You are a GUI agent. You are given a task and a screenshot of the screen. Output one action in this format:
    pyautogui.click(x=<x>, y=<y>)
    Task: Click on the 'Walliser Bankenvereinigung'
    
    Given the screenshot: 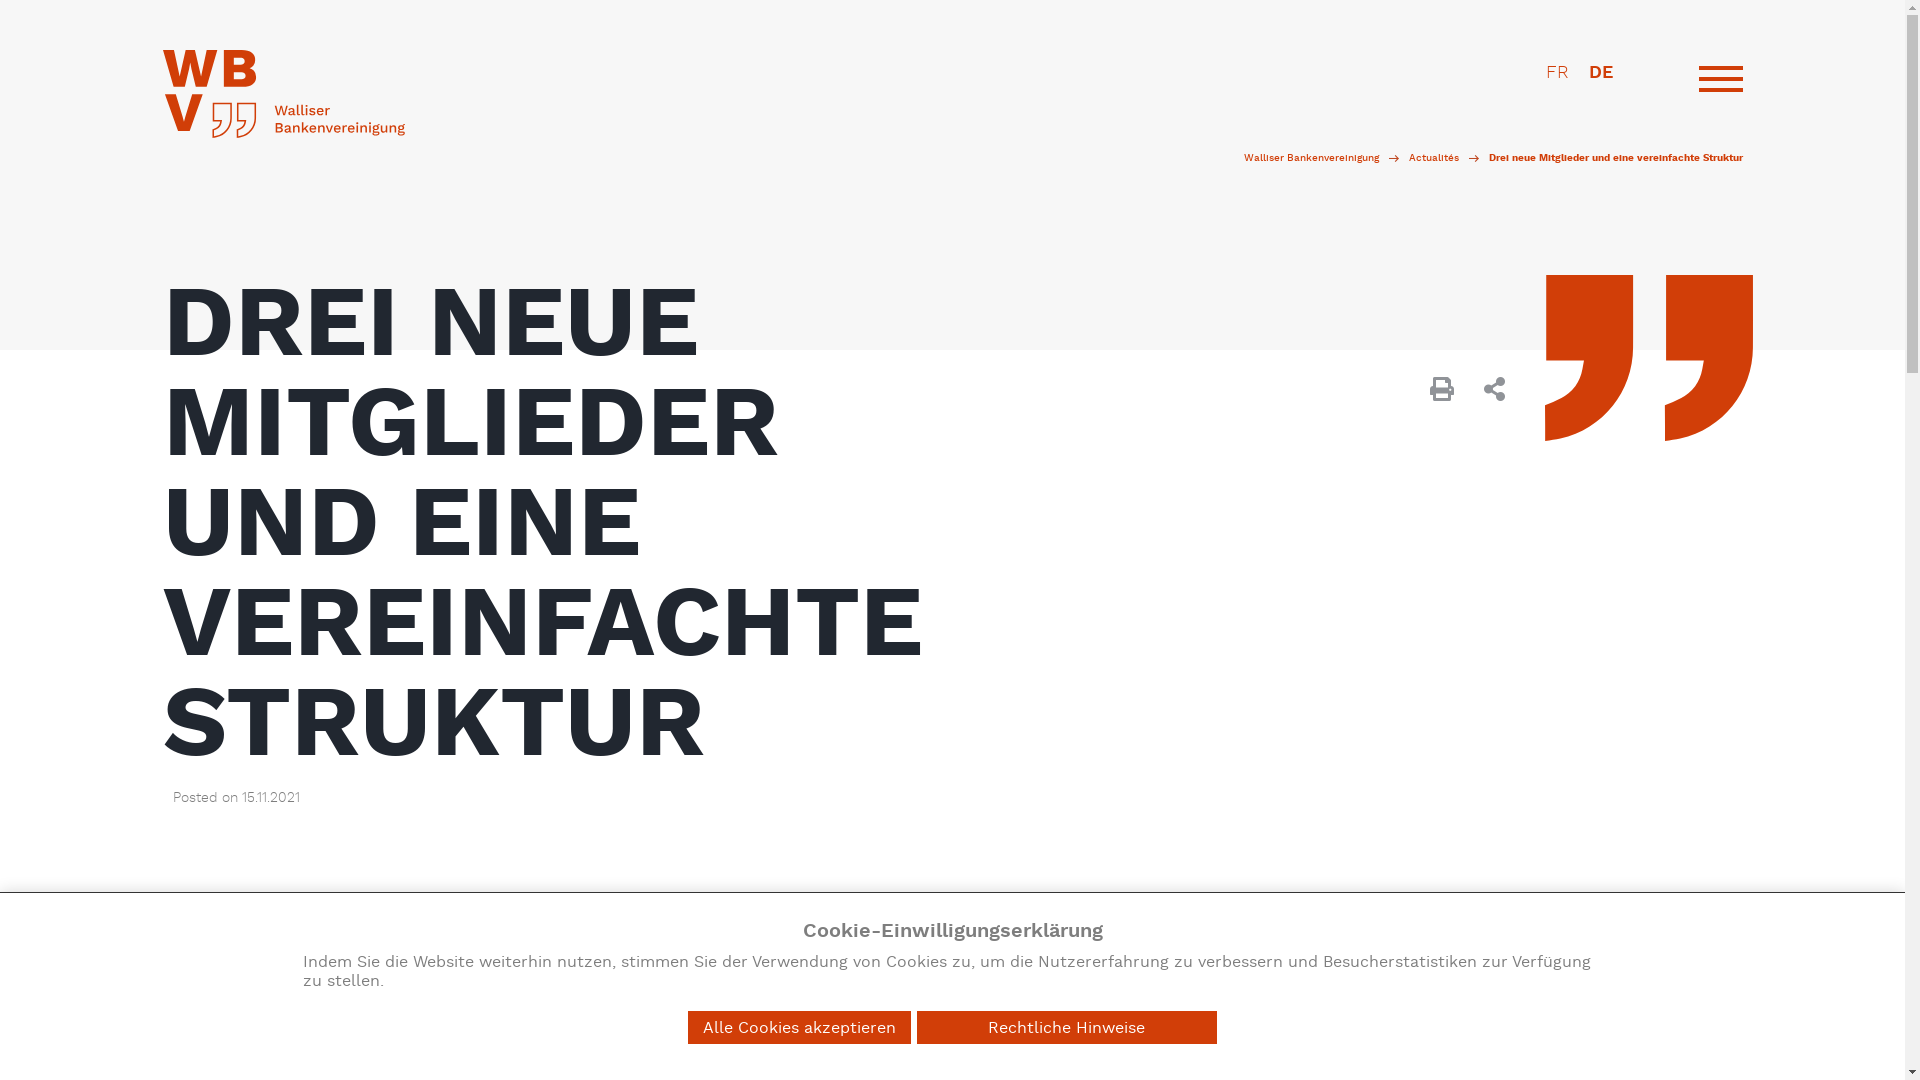 What is the action you would take?
    pyautogui.click(x=1311, y=157)
    